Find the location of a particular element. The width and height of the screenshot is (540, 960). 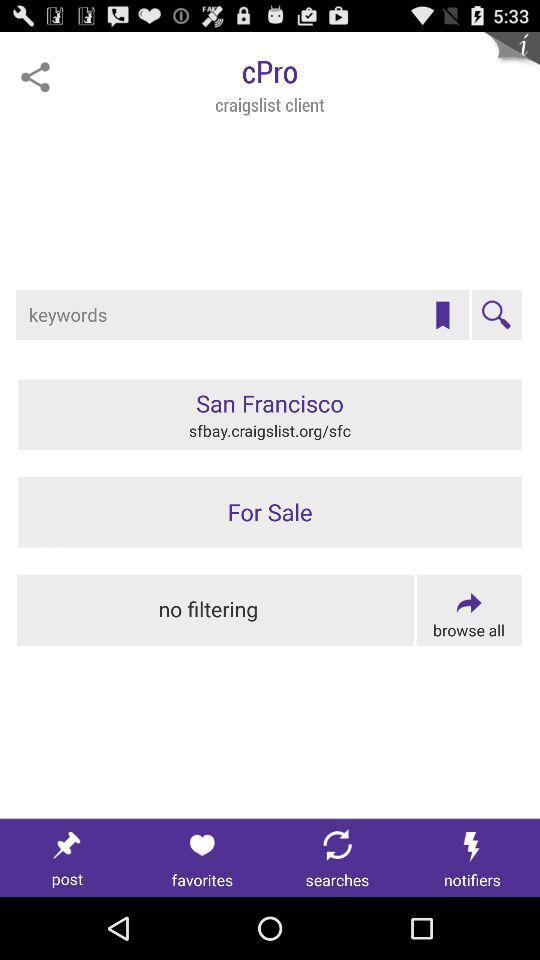

ping app is located at coordinates (35, 77).